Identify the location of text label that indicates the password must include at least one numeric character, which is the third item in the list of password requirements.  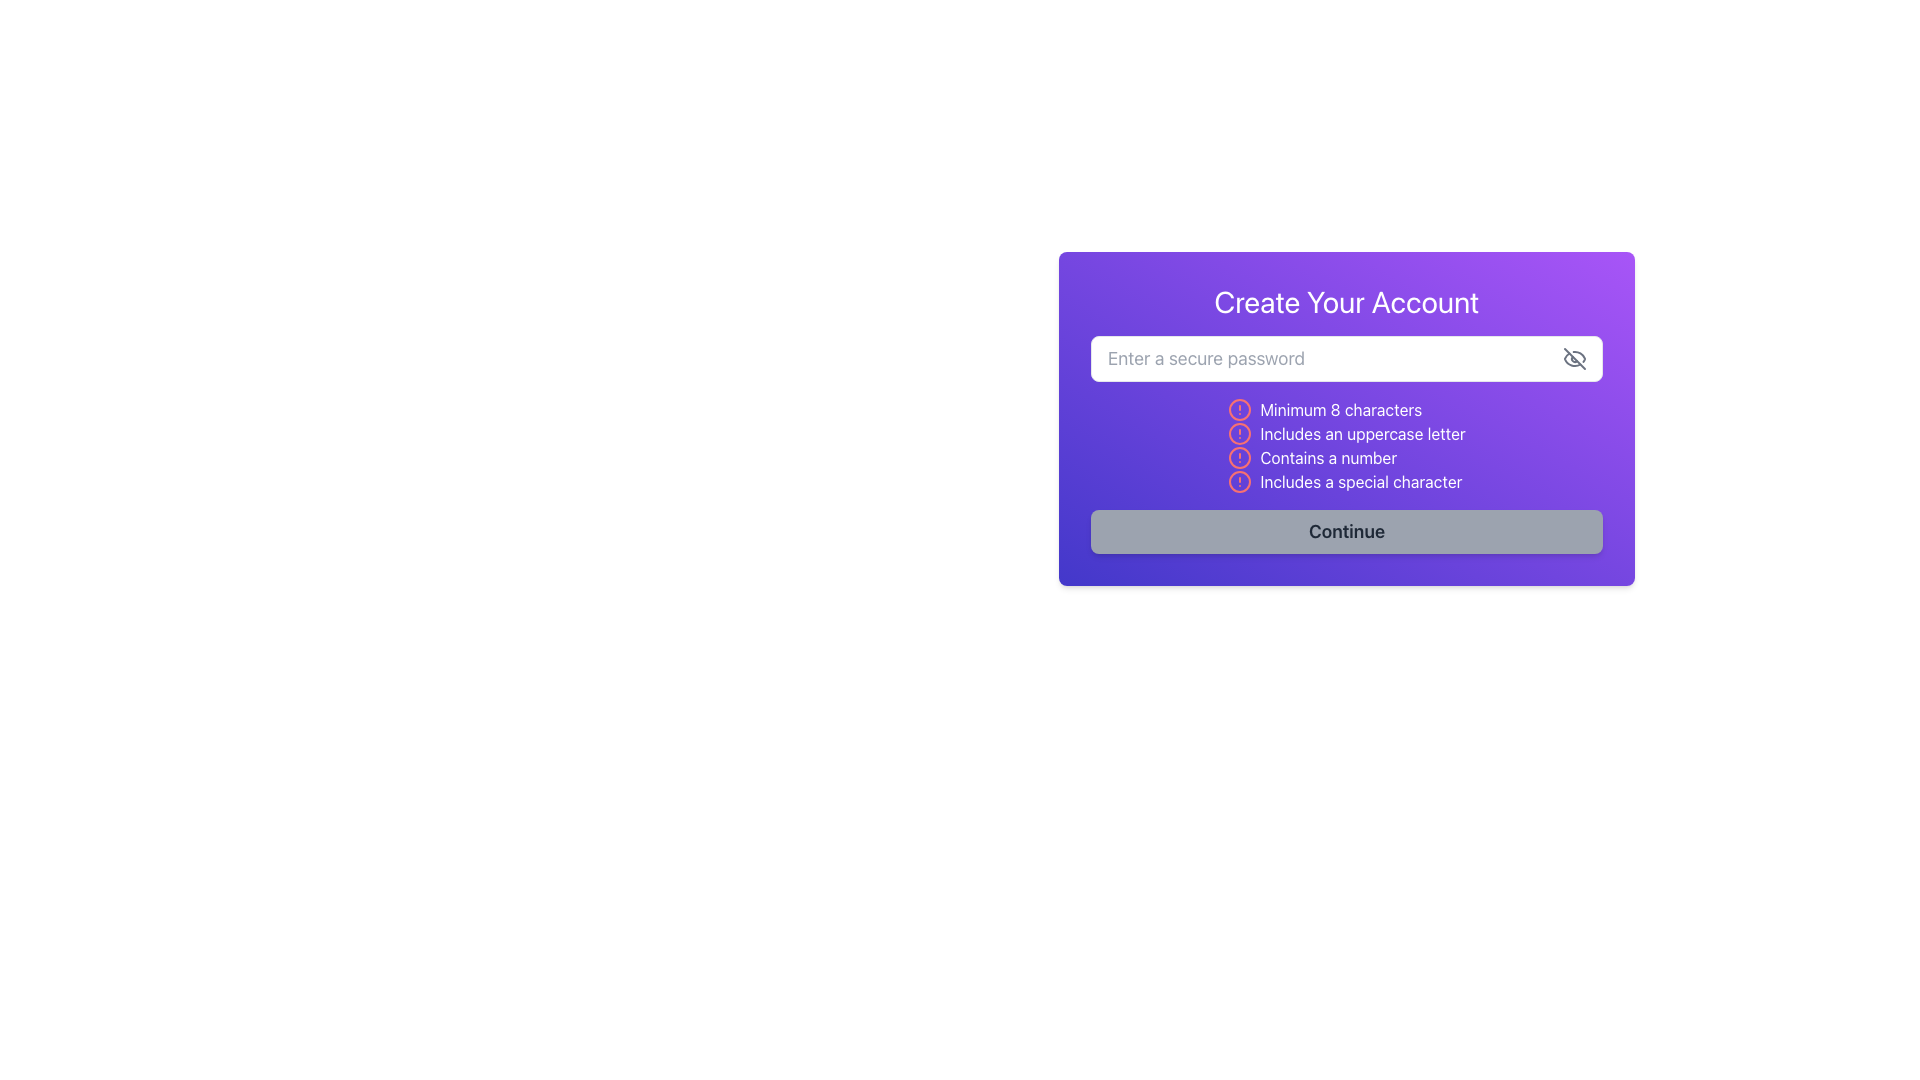
(1347, 458).